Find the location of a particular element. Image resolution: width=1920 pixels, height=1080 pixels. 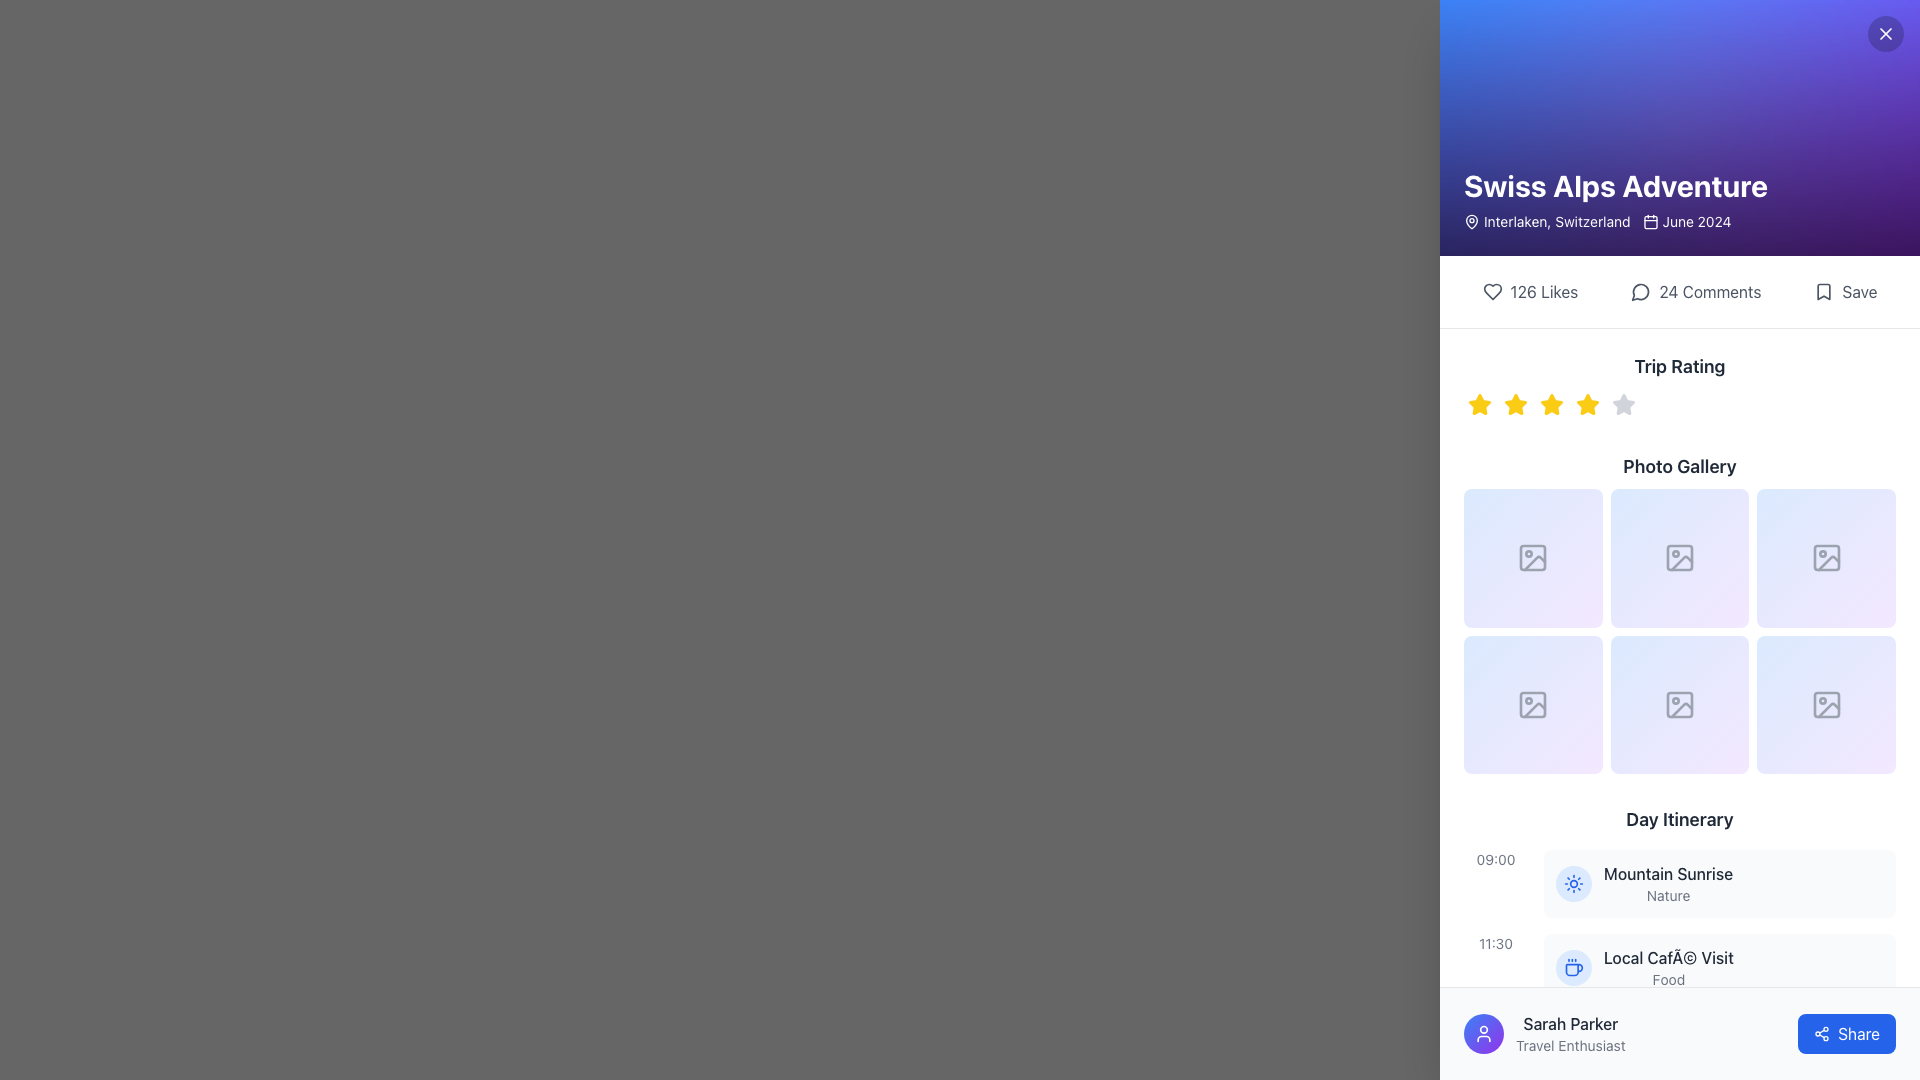

the circular user icon with a gradient background transitioning from blue to purple, located to the left of the label 'Sarah Parker' and the subtitle 'Travel Enthusiast' is located at coordinates (1483, 1033).